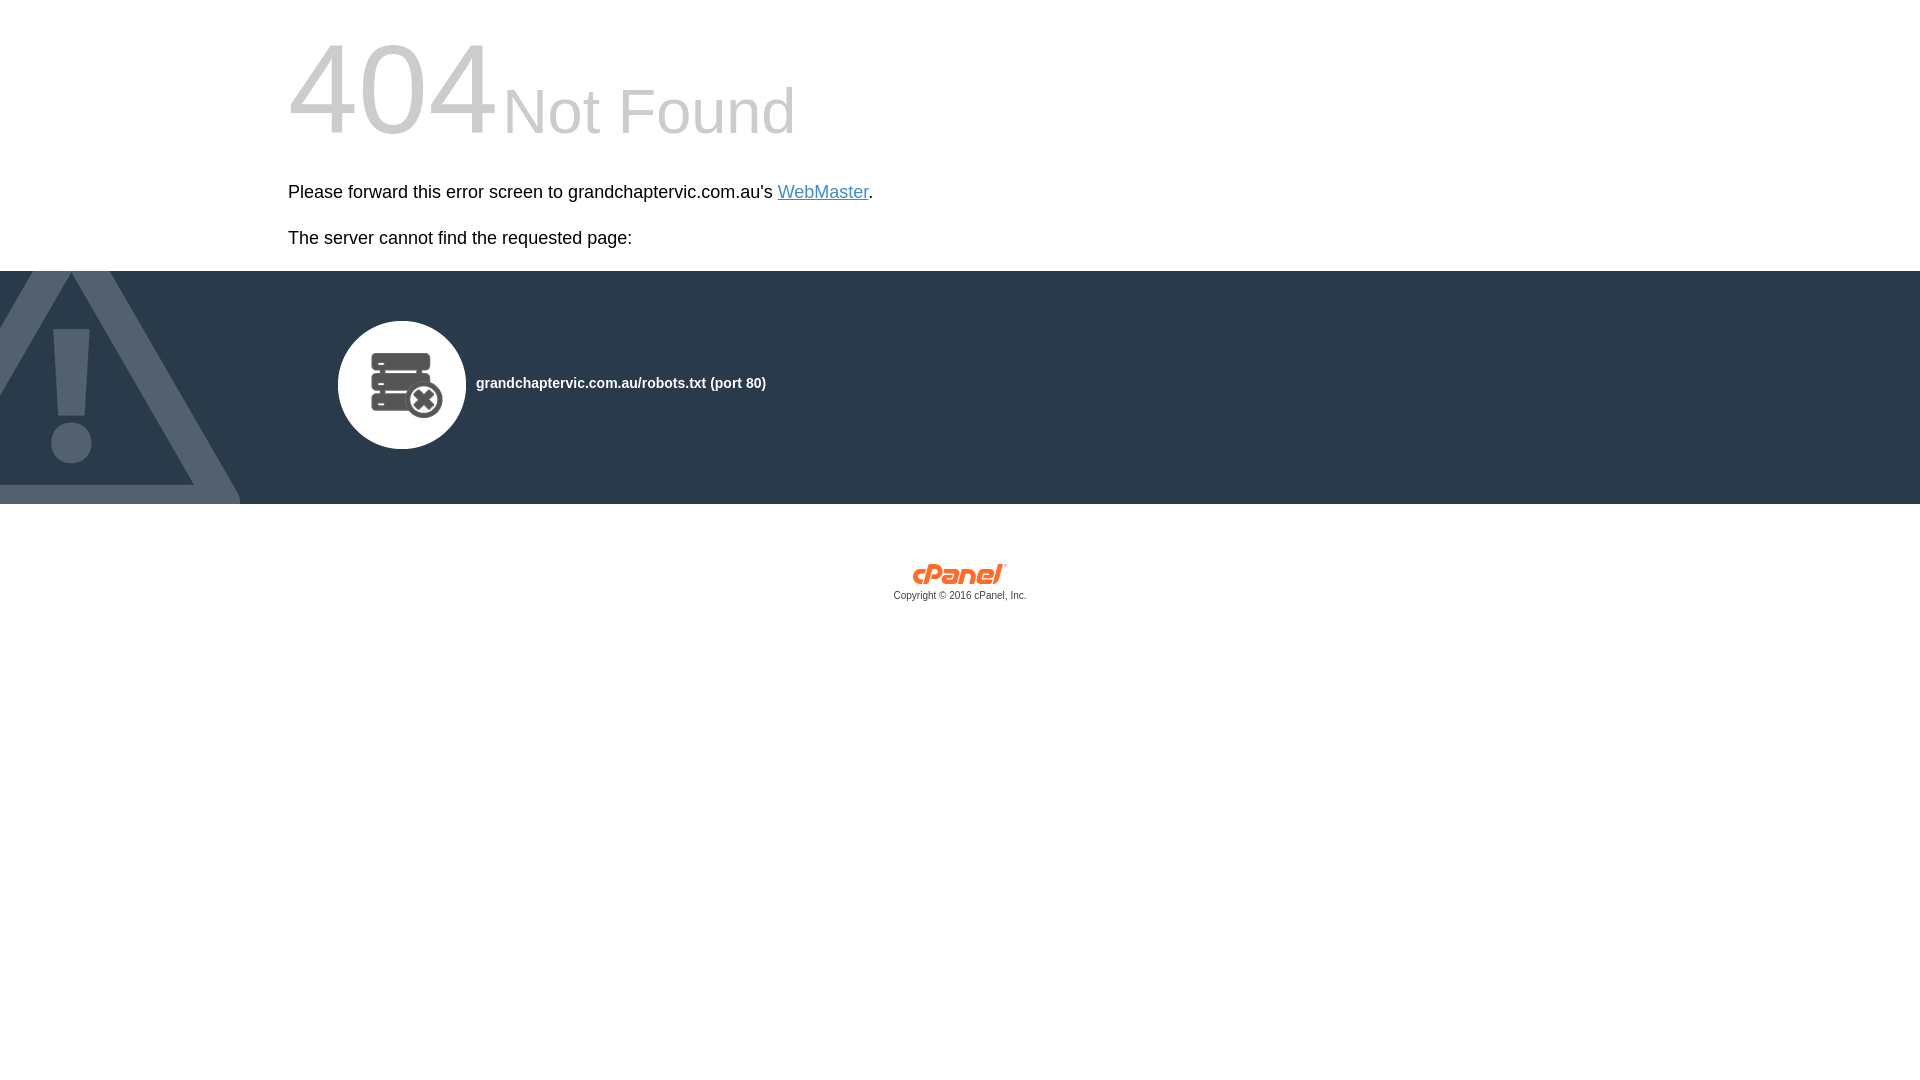 Image resolution: width=1920 pixels, height=1080 pixels. I want to click on 'WebMaster', so click(776, 192).